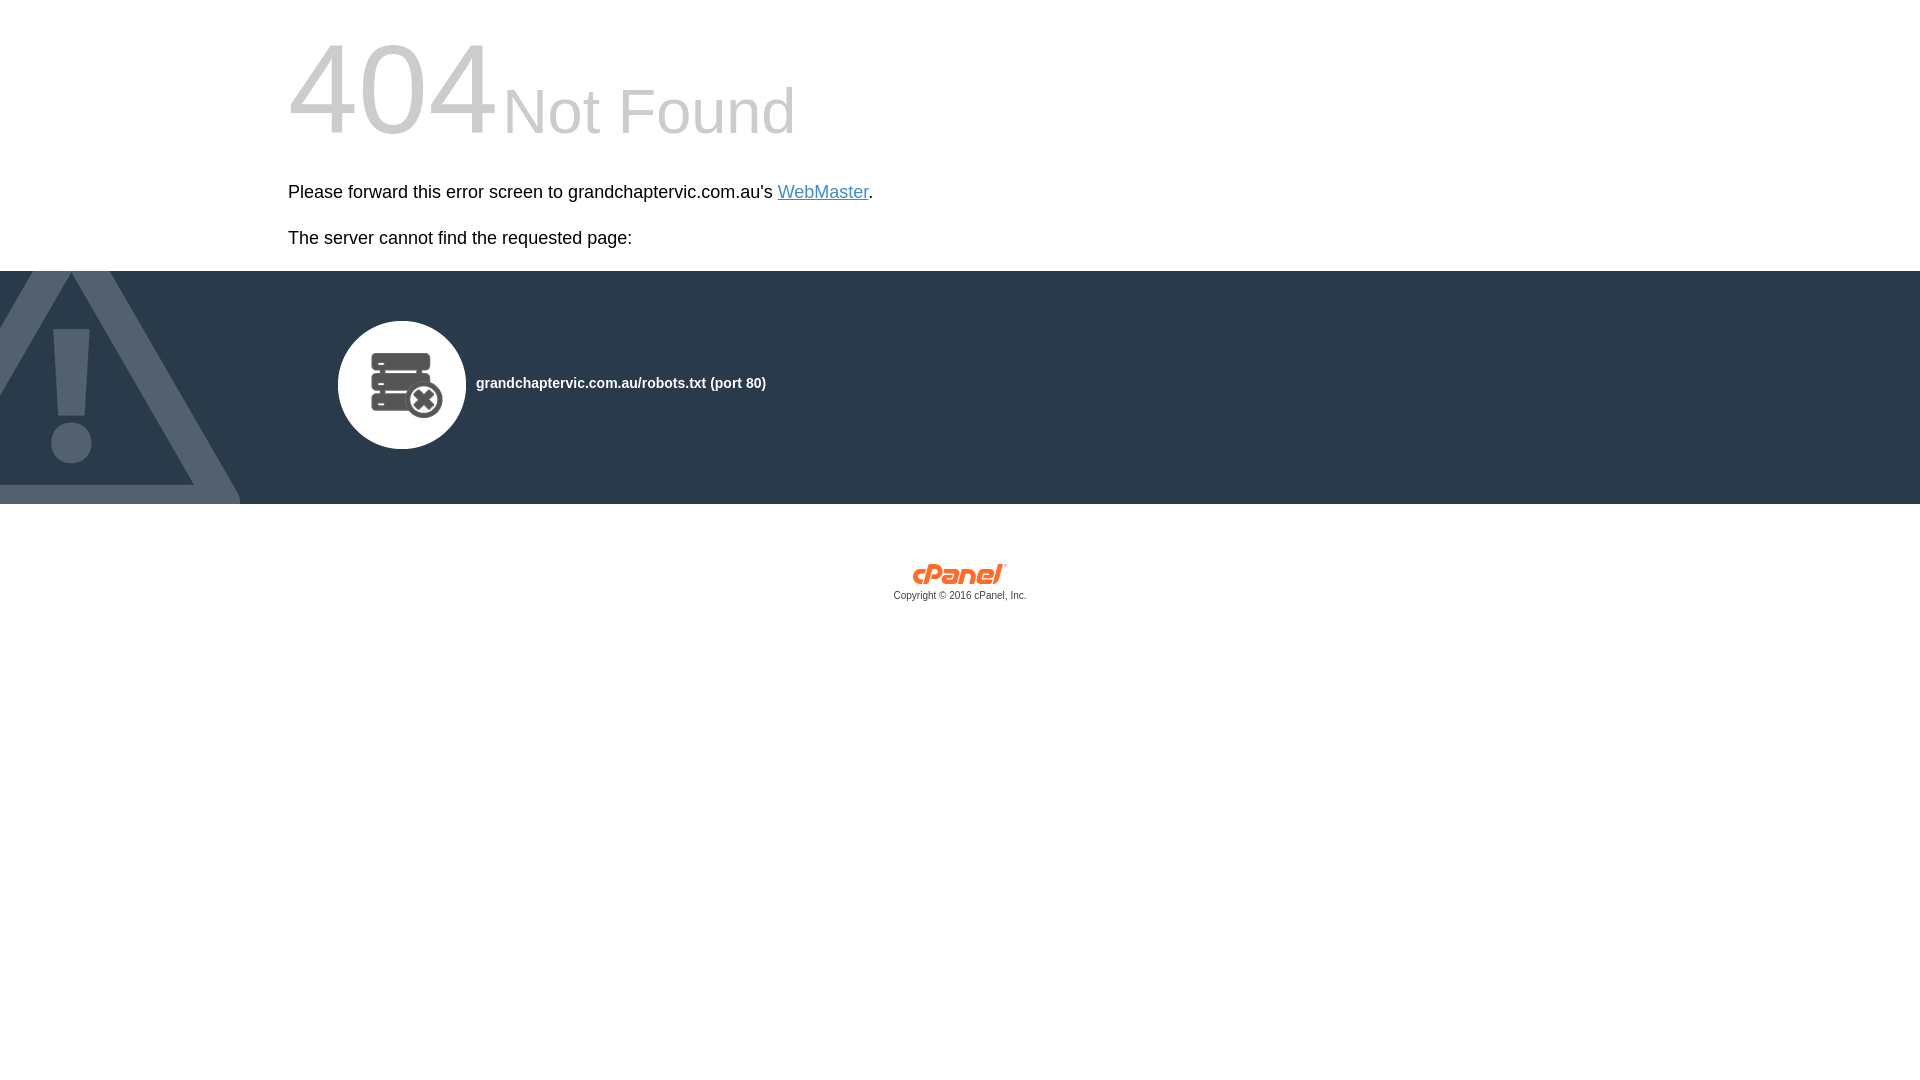 Image resolution: width=1920 pixels, height=1080 pixels. I want to click on 'WebMaster', so click(776, 192).